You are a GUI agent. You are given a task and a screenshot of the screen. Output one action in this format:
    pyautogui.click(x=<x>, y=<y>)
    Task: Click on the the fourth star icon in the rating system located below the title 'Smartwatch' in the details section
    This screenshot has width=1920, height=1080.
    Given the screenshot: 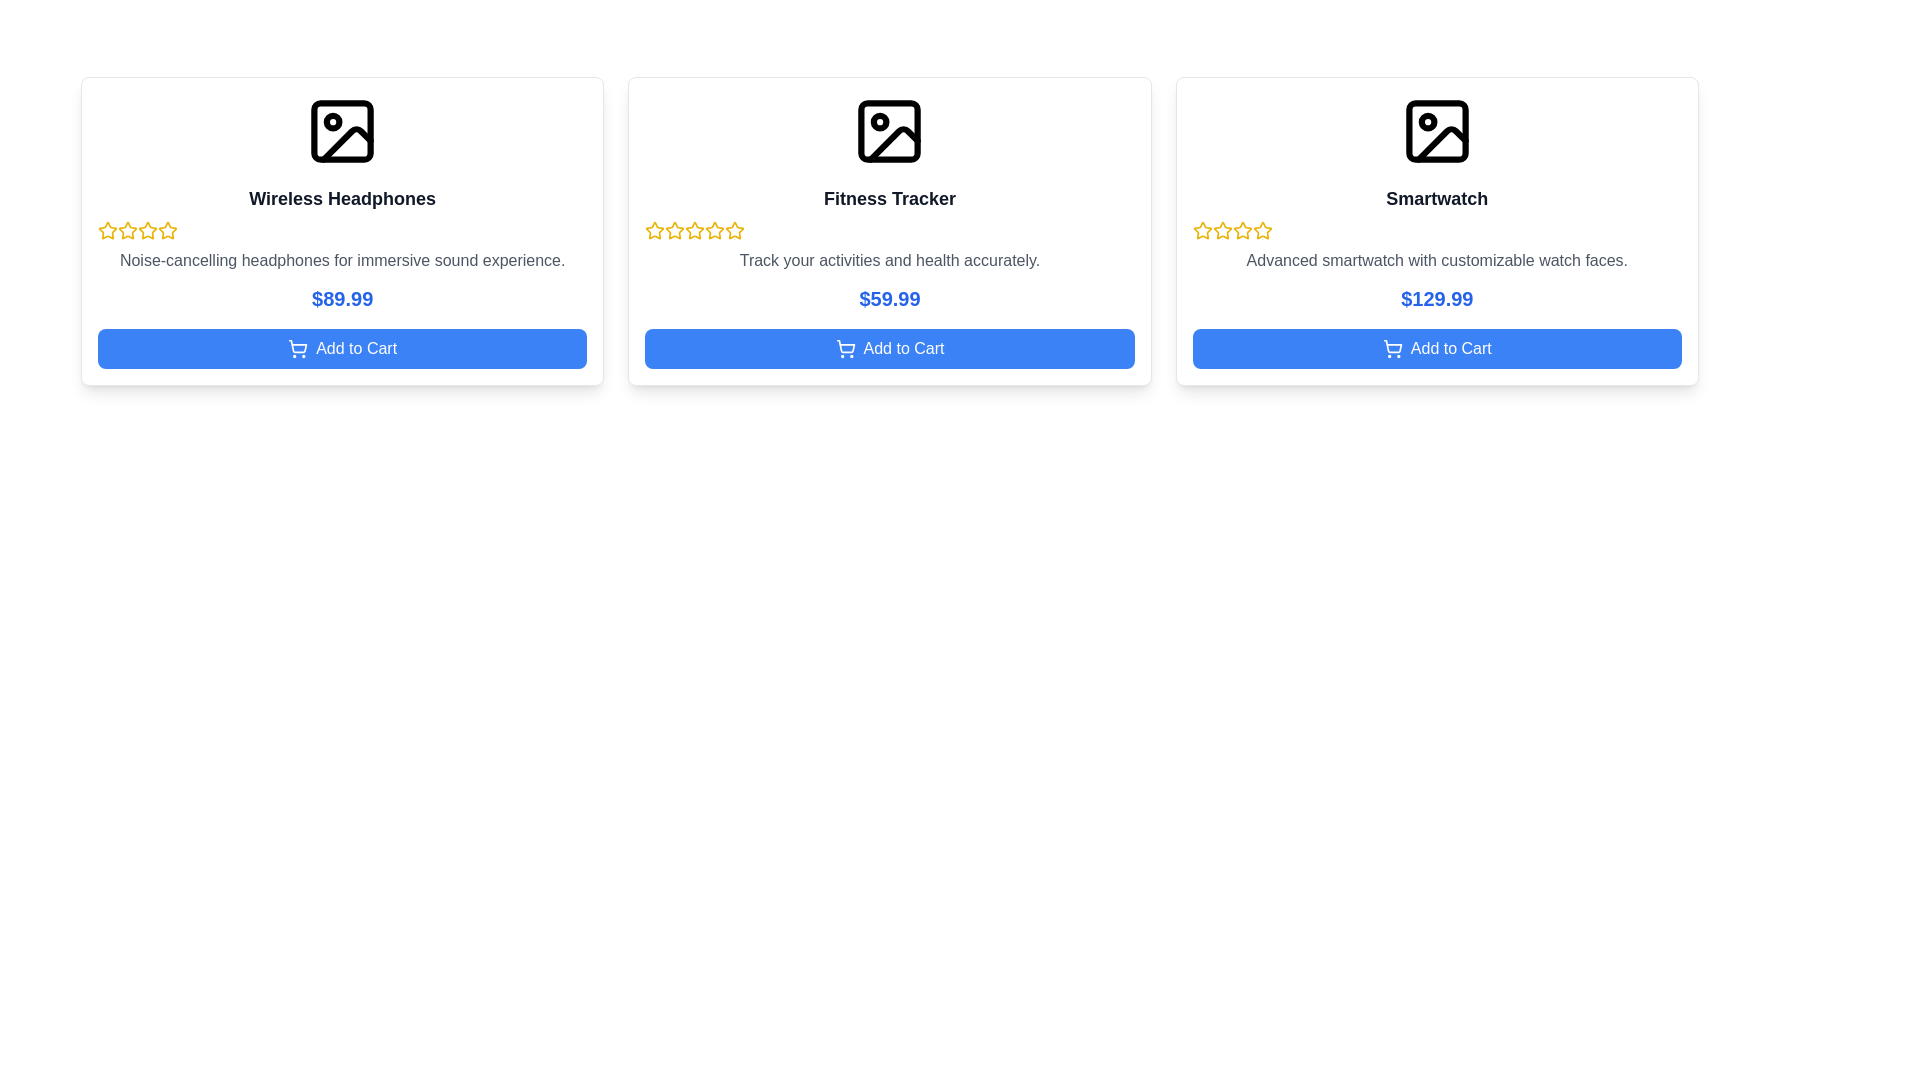 What is the action you would take?
    pyautogui.click(x=1261, y=229)
    